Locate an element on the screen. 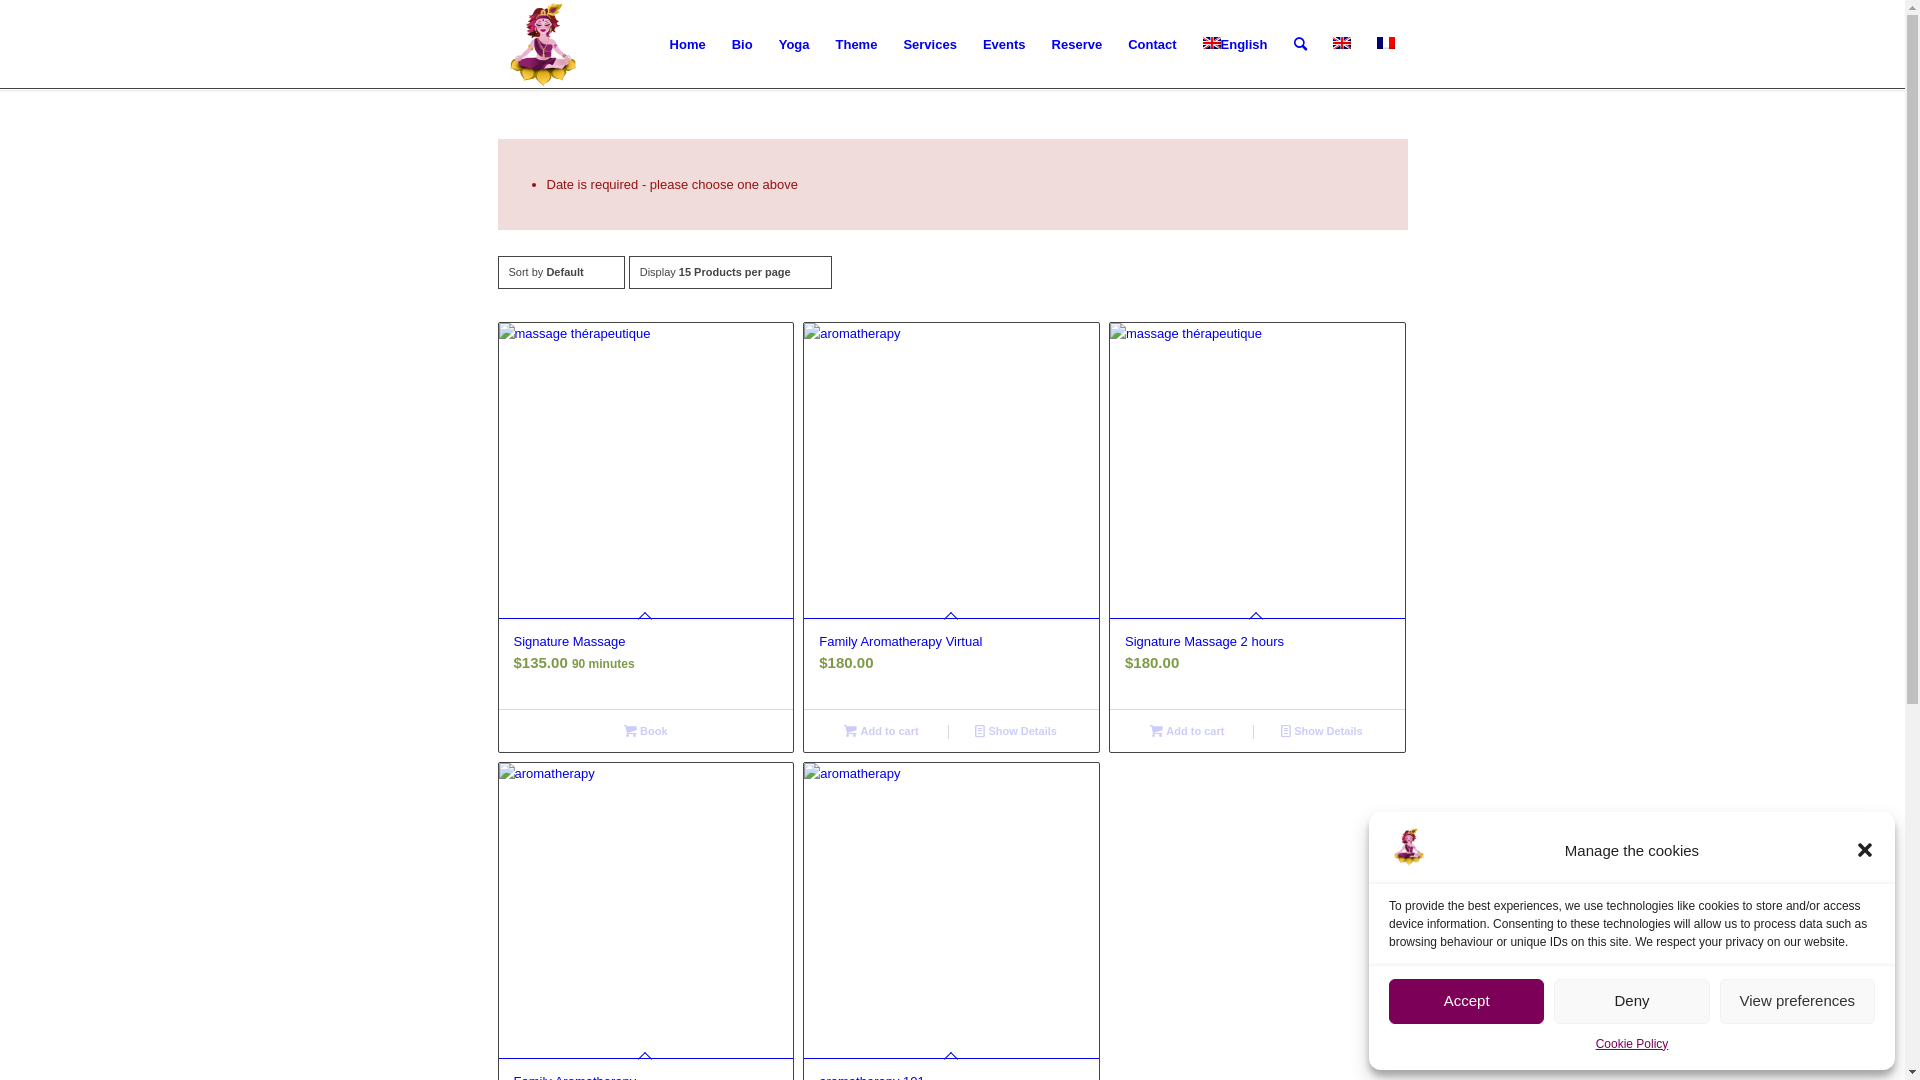 Image resolution: width=1920 pixels, height=1080 pixels. 'View preferences' is located at coordinates (1797, 1001).